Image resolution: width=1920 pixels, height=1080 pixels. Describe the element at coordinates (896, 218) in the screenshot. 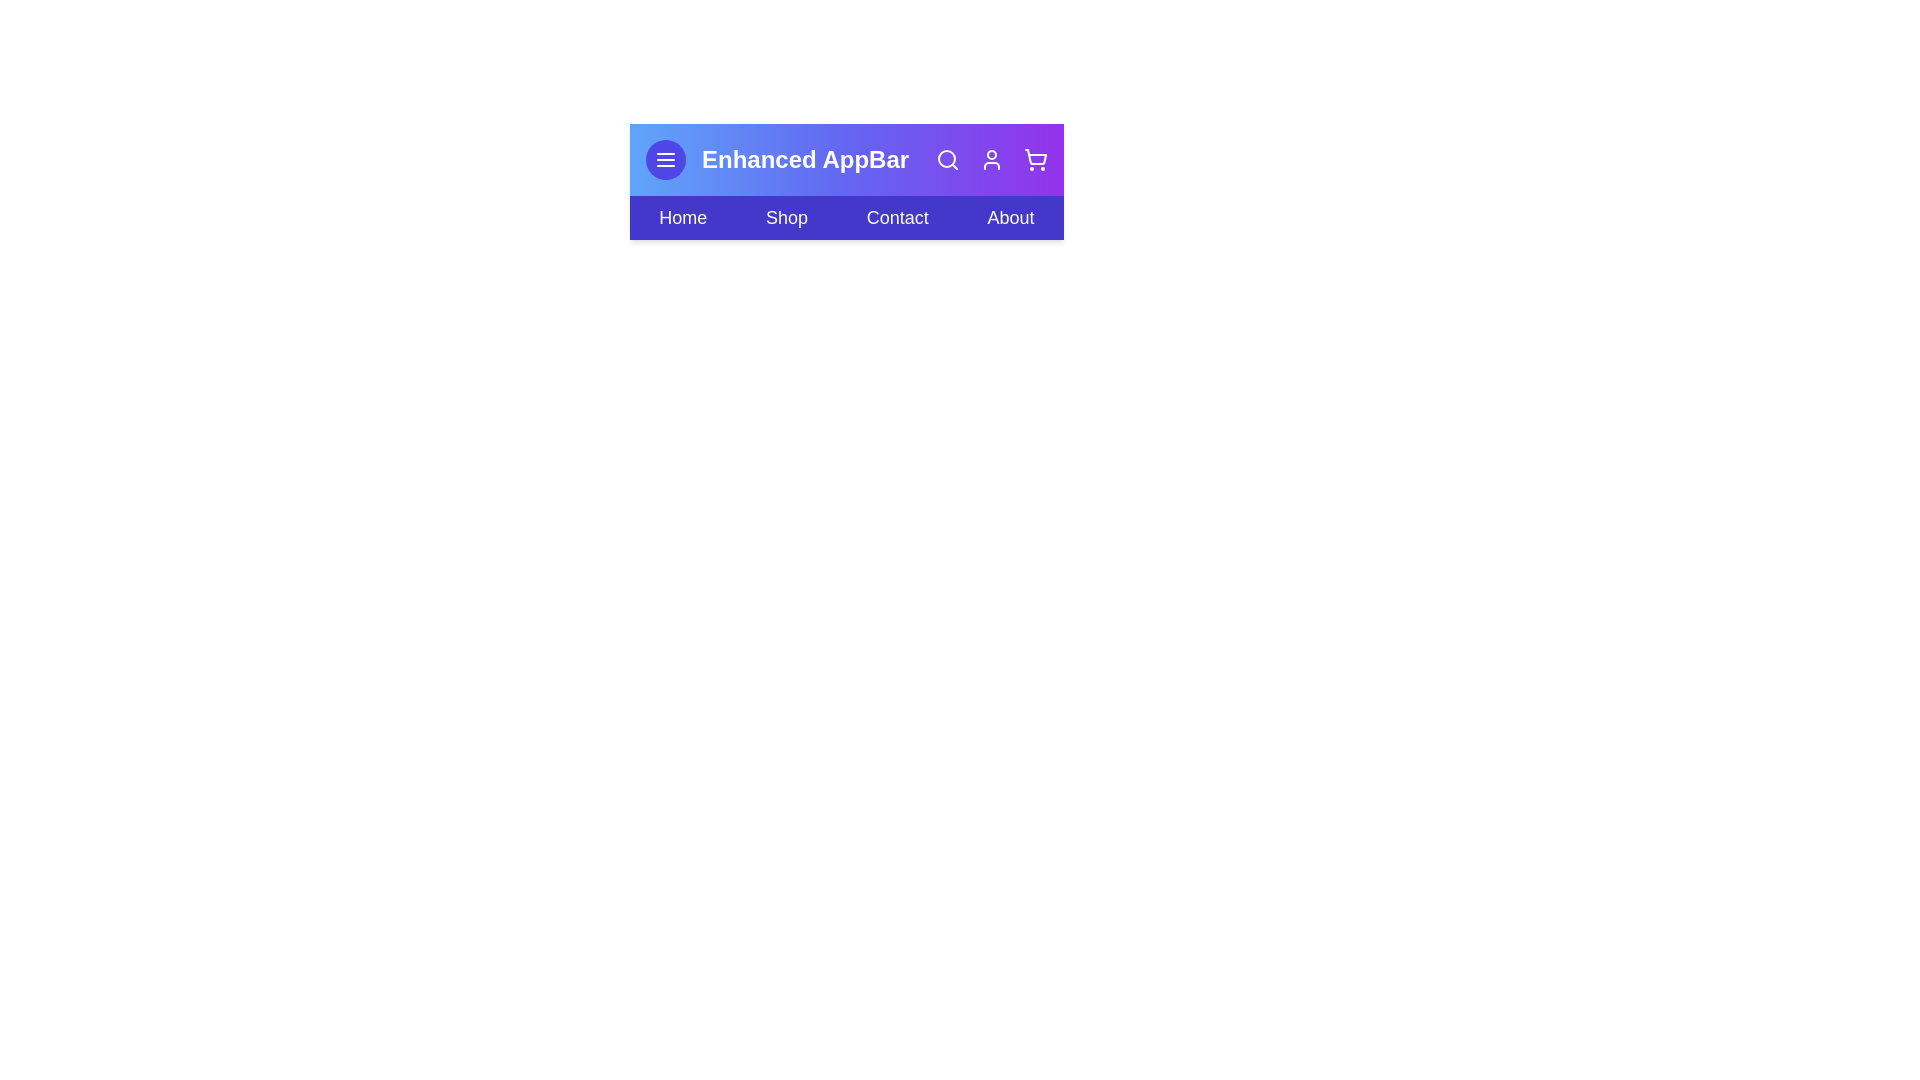

I see `the Contact navigation link` at that location.